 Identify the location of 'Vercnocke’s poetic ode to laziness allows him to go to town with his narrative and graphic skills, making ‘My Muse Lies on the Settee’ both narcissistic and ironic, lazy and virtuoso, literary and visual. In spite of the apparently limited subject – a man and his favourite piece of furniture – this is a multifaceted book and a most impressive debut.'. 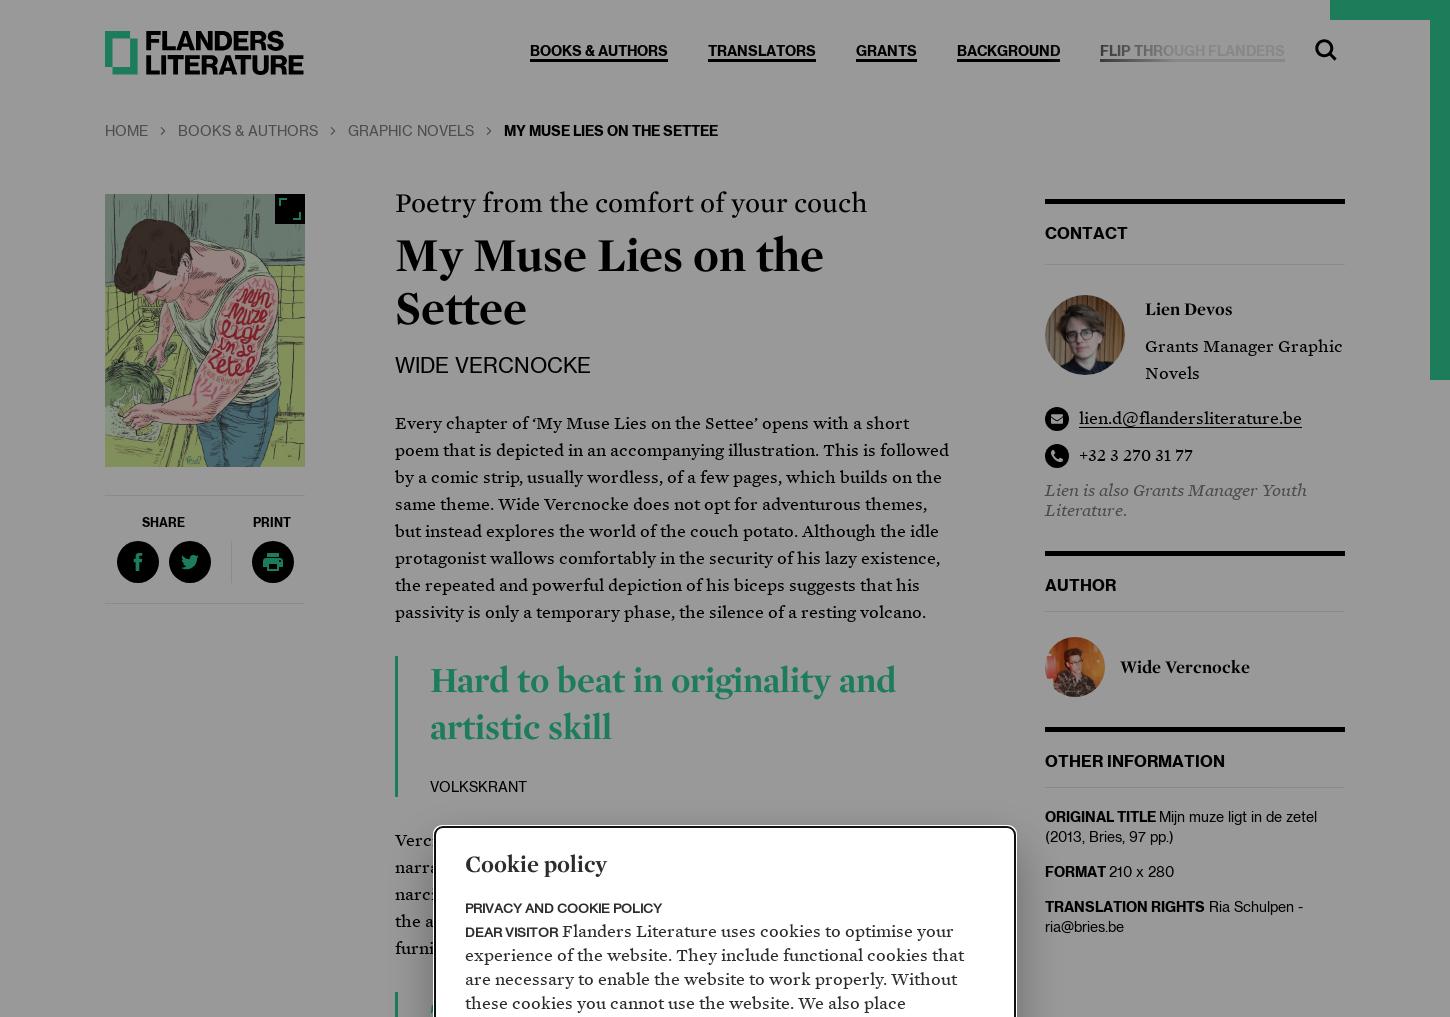
(670, 894).